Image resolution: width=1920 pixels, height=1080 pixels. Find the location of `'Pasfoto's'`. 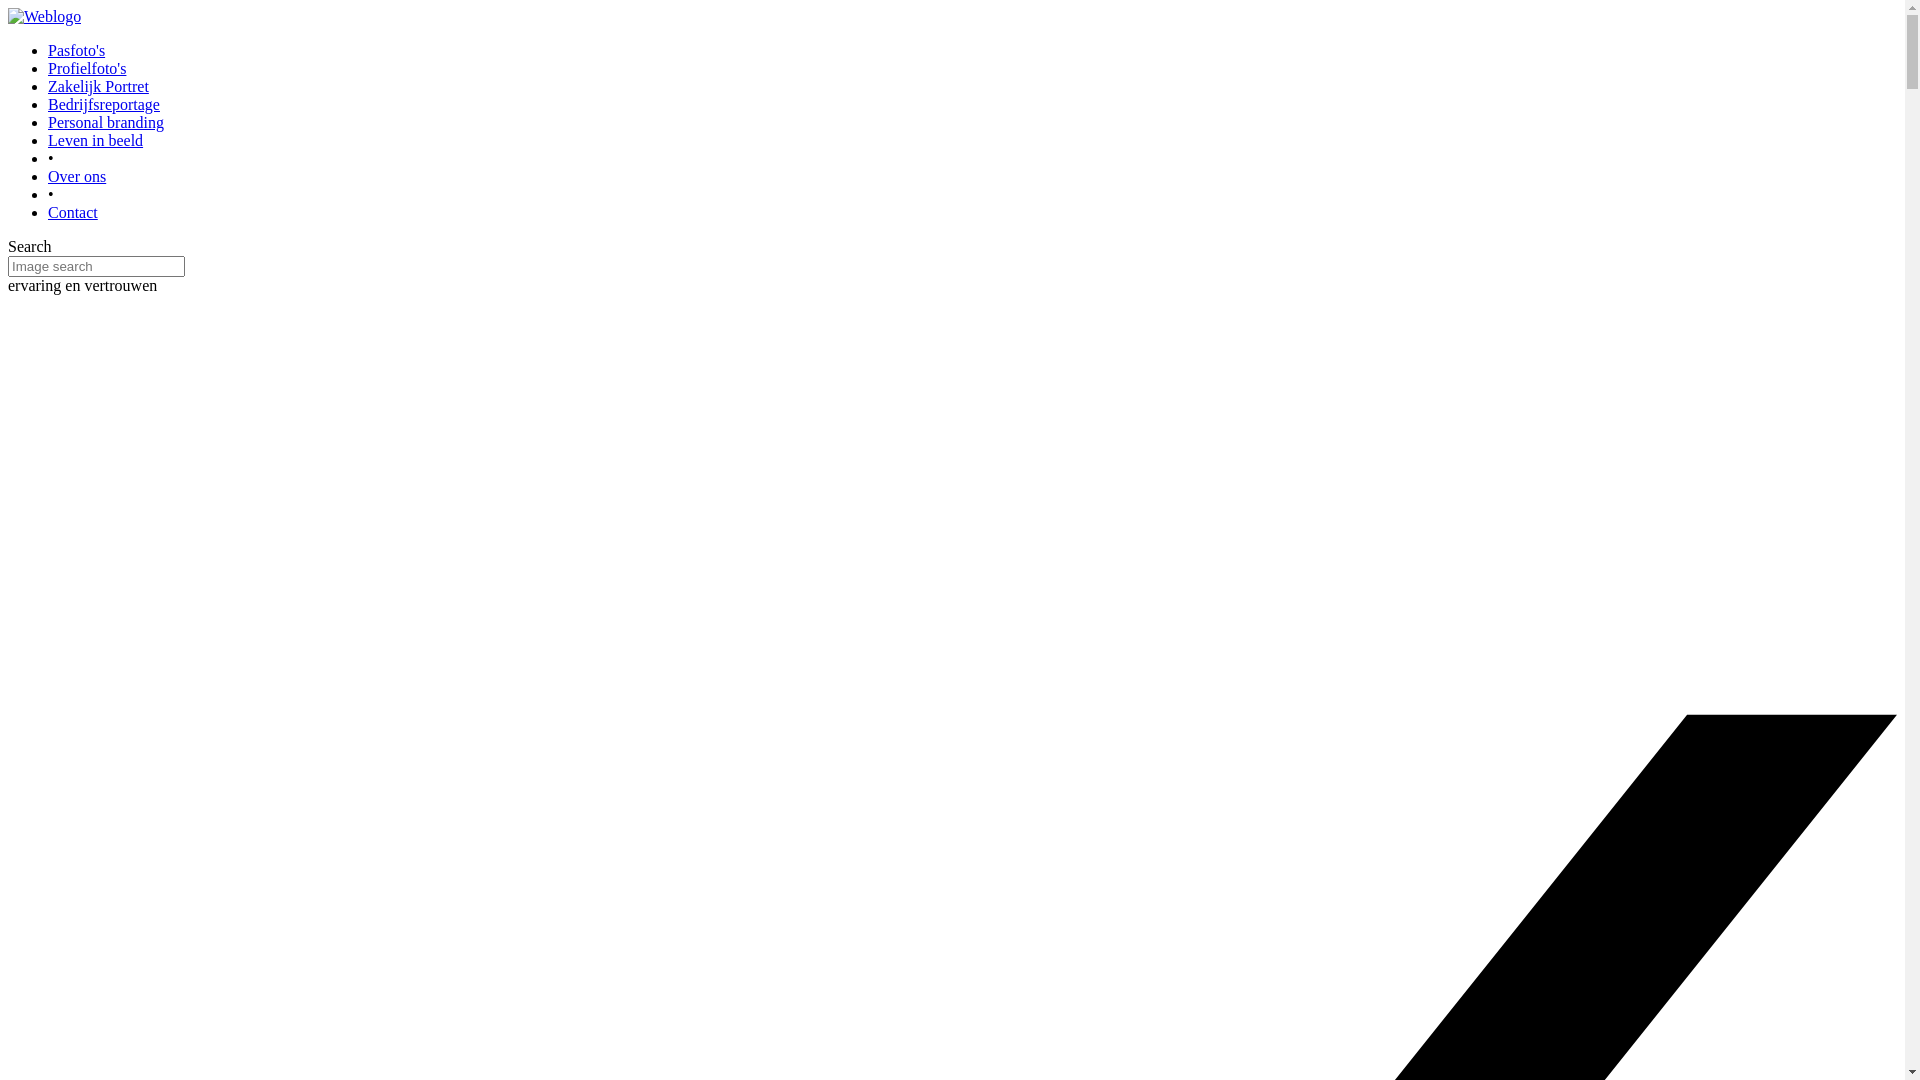

'Pasfoto's' is located at coordinates (48, 49).